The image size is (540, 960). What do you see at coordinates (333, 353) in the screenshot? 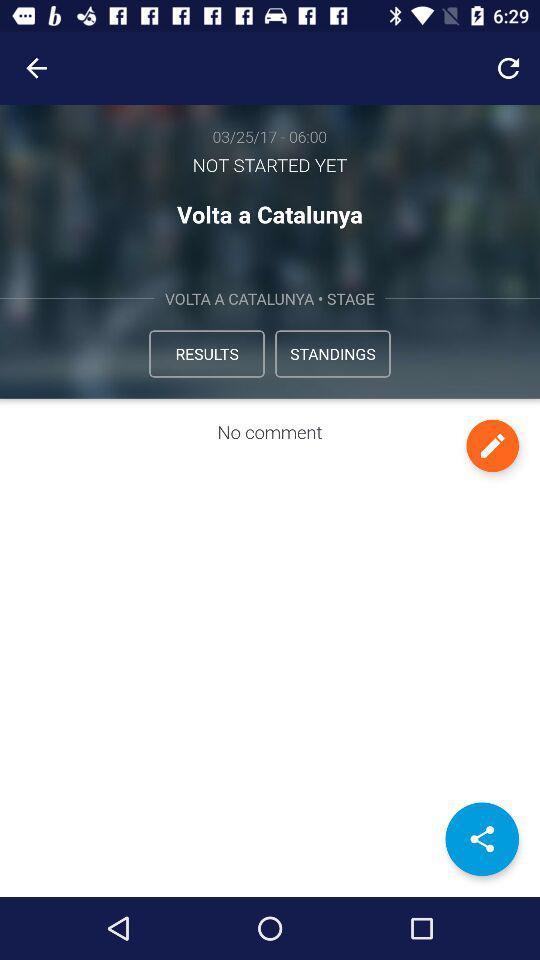
I see `the icon to the right of the results icon` at bounding box center [333, 353].